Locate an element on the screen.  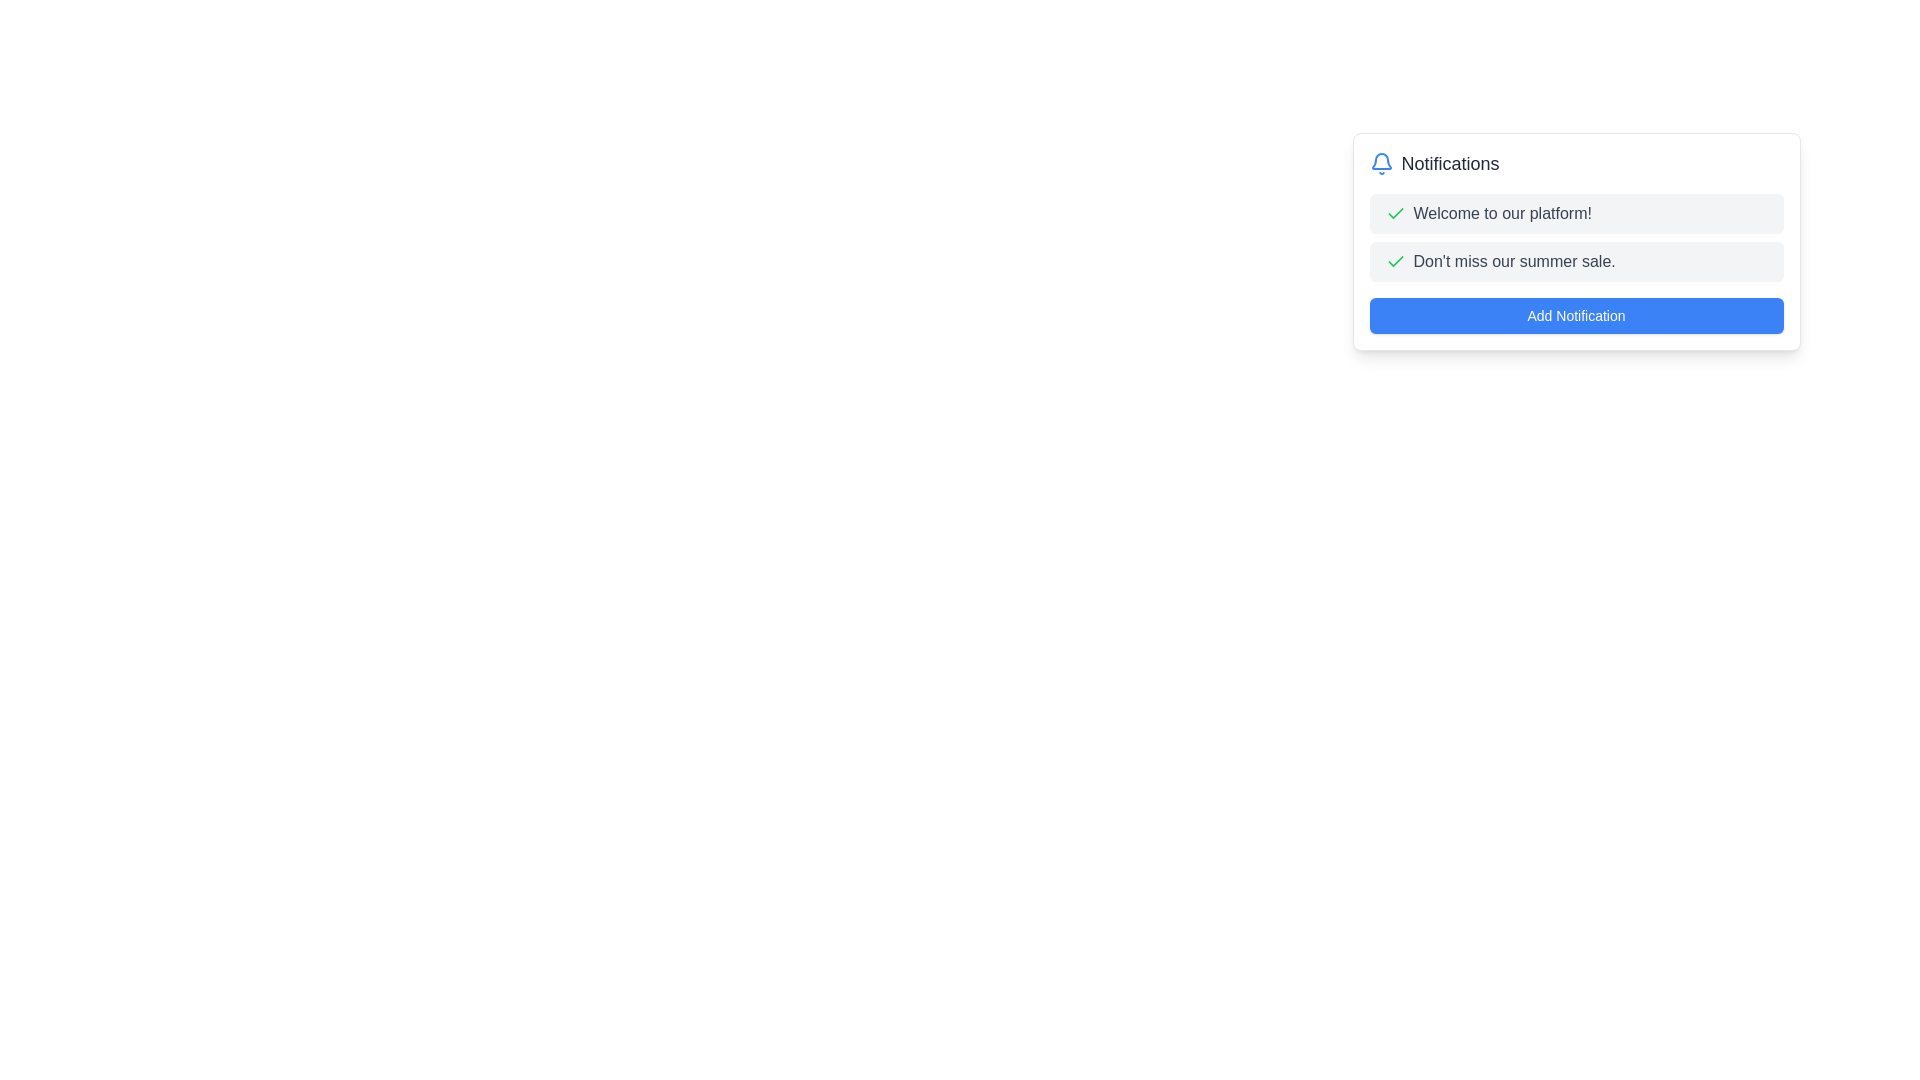
the Notification item with a light gray background and a green checkmark icon, which contains the text 'Welcome to our platform!' is located at coordinates (1575, 213).